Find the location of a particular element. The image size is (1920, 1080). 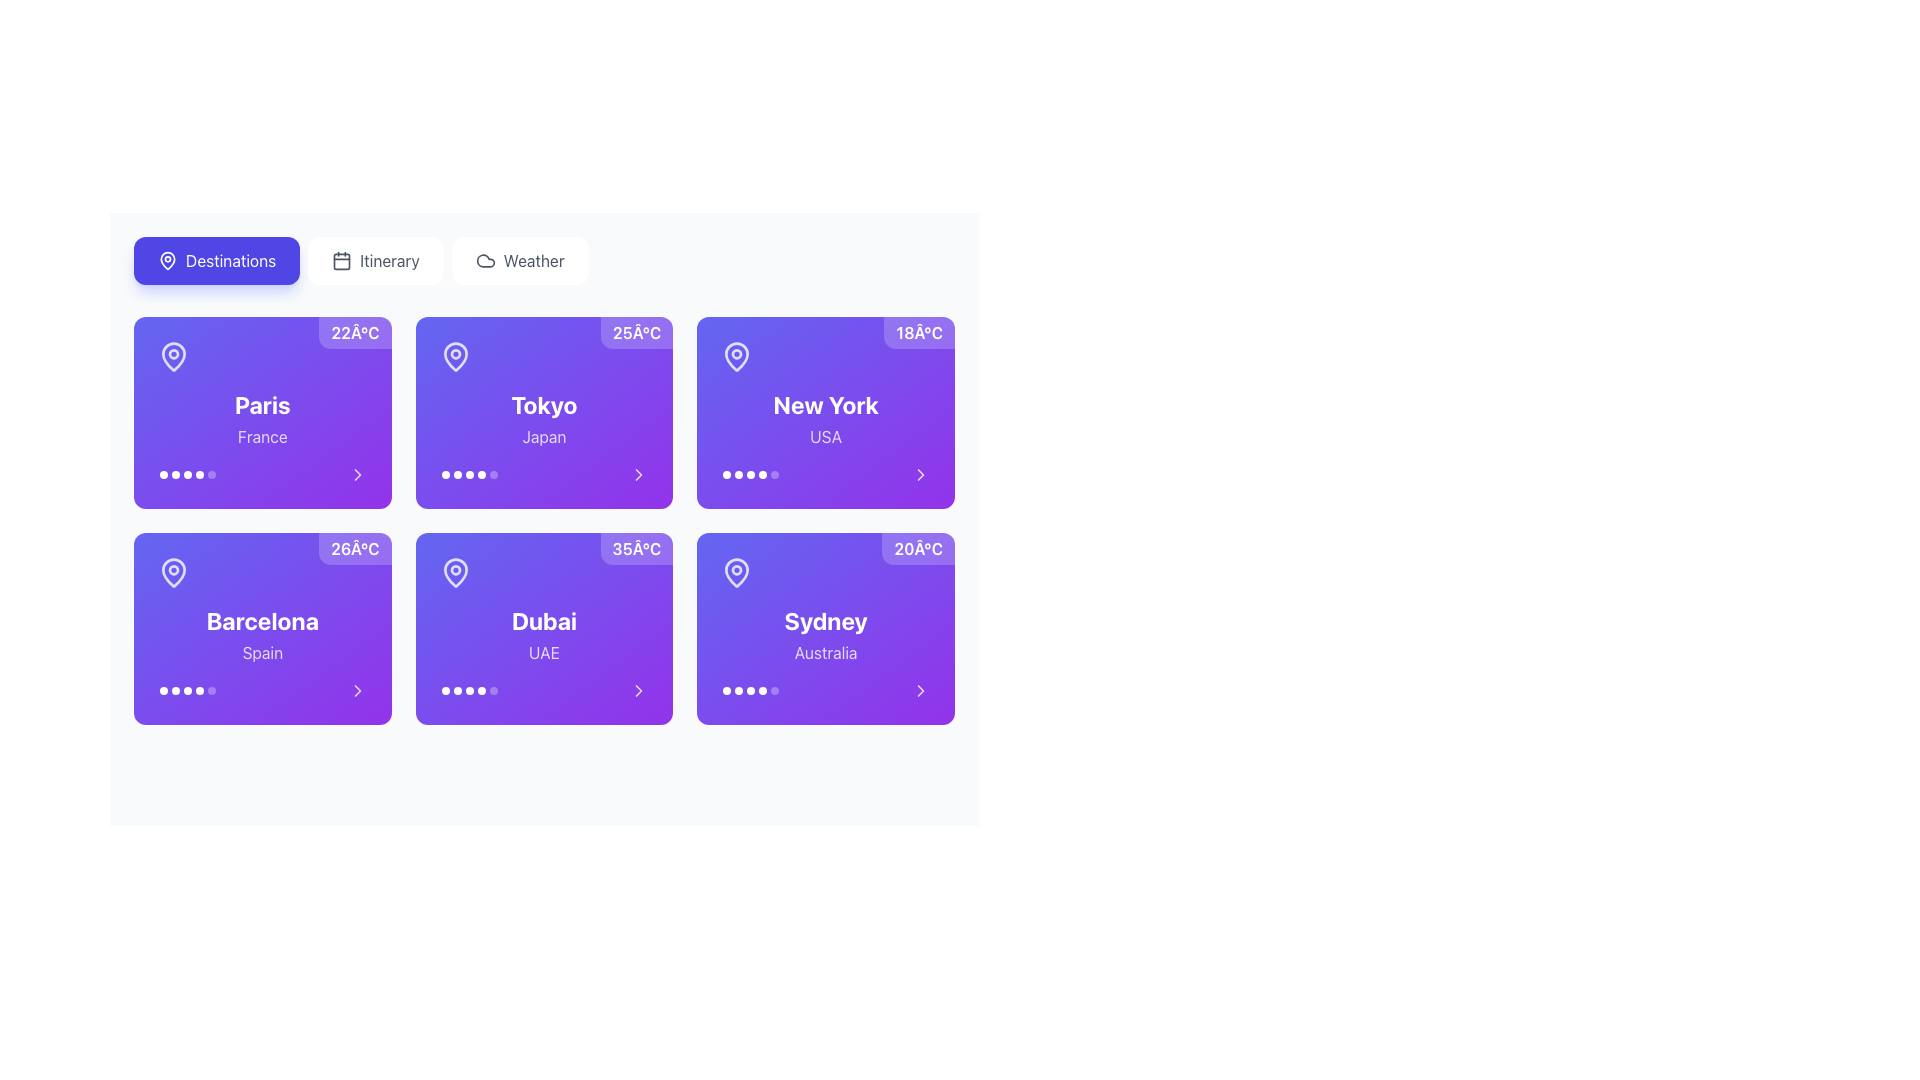

the text label displaying '35°C' in a white, bold font located in the top-right corner of the 'Dubai' weather information card is located at coordinates (635, 548).